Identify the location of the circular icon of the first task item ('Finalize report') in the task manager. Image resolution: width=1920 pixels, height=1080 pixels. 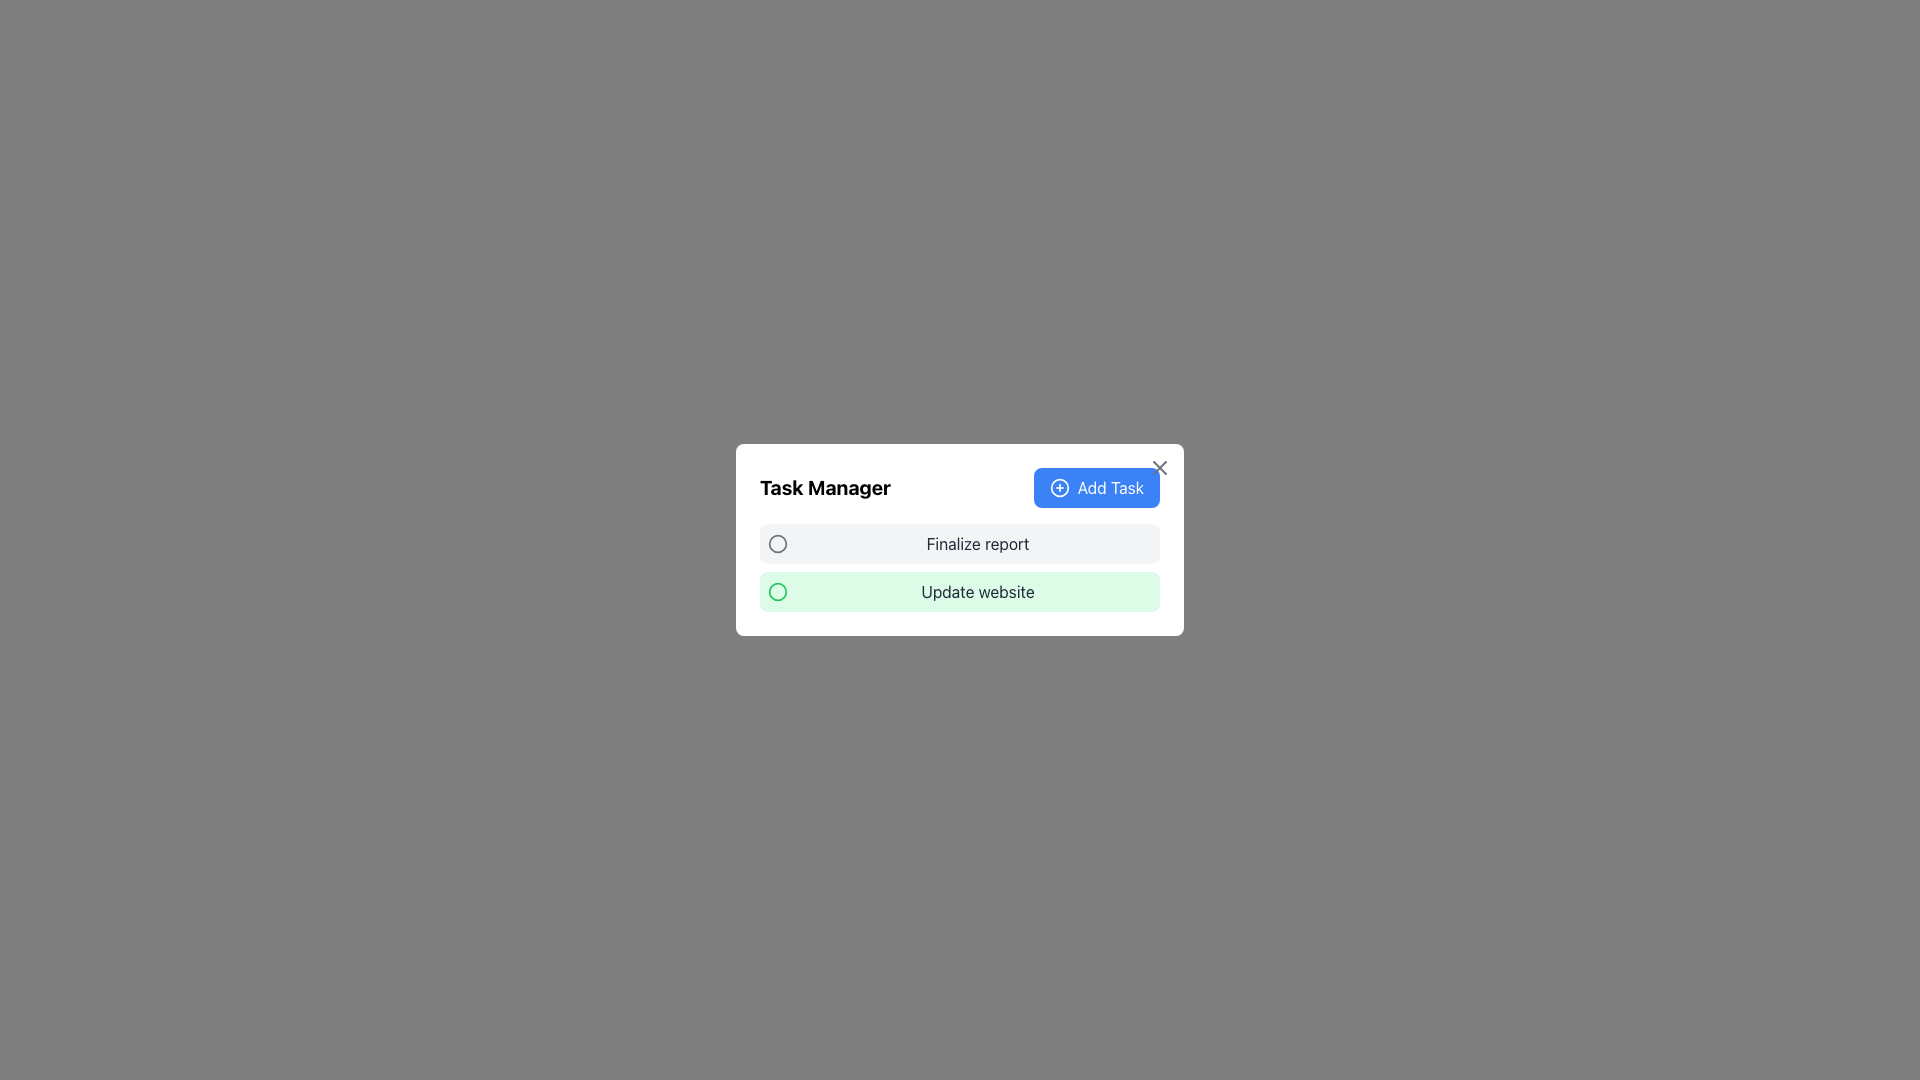
(960, 543).